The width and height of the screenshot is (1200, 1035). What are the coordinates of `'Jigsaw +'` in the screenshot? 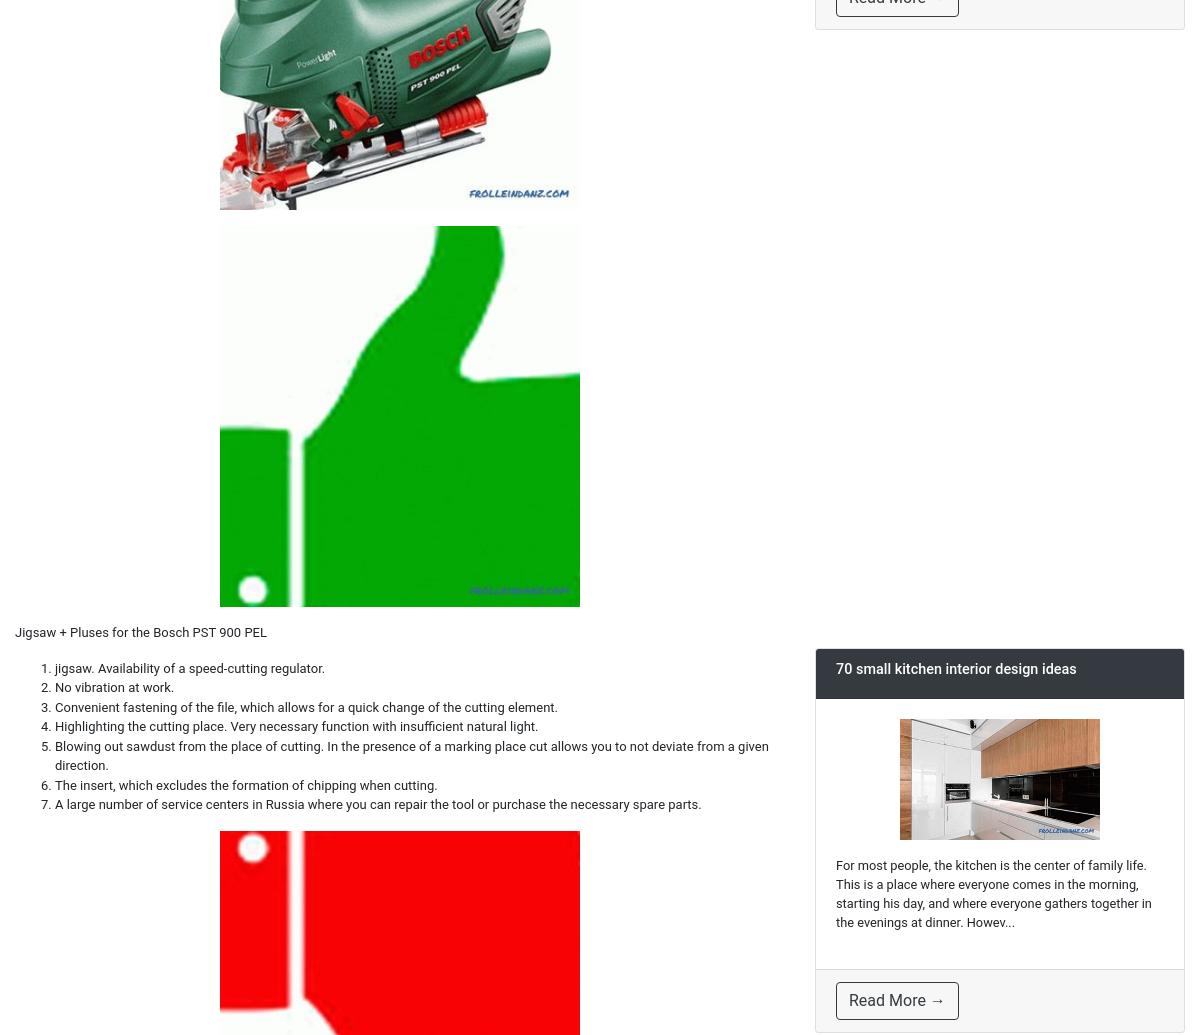 It's located at (42, 631).